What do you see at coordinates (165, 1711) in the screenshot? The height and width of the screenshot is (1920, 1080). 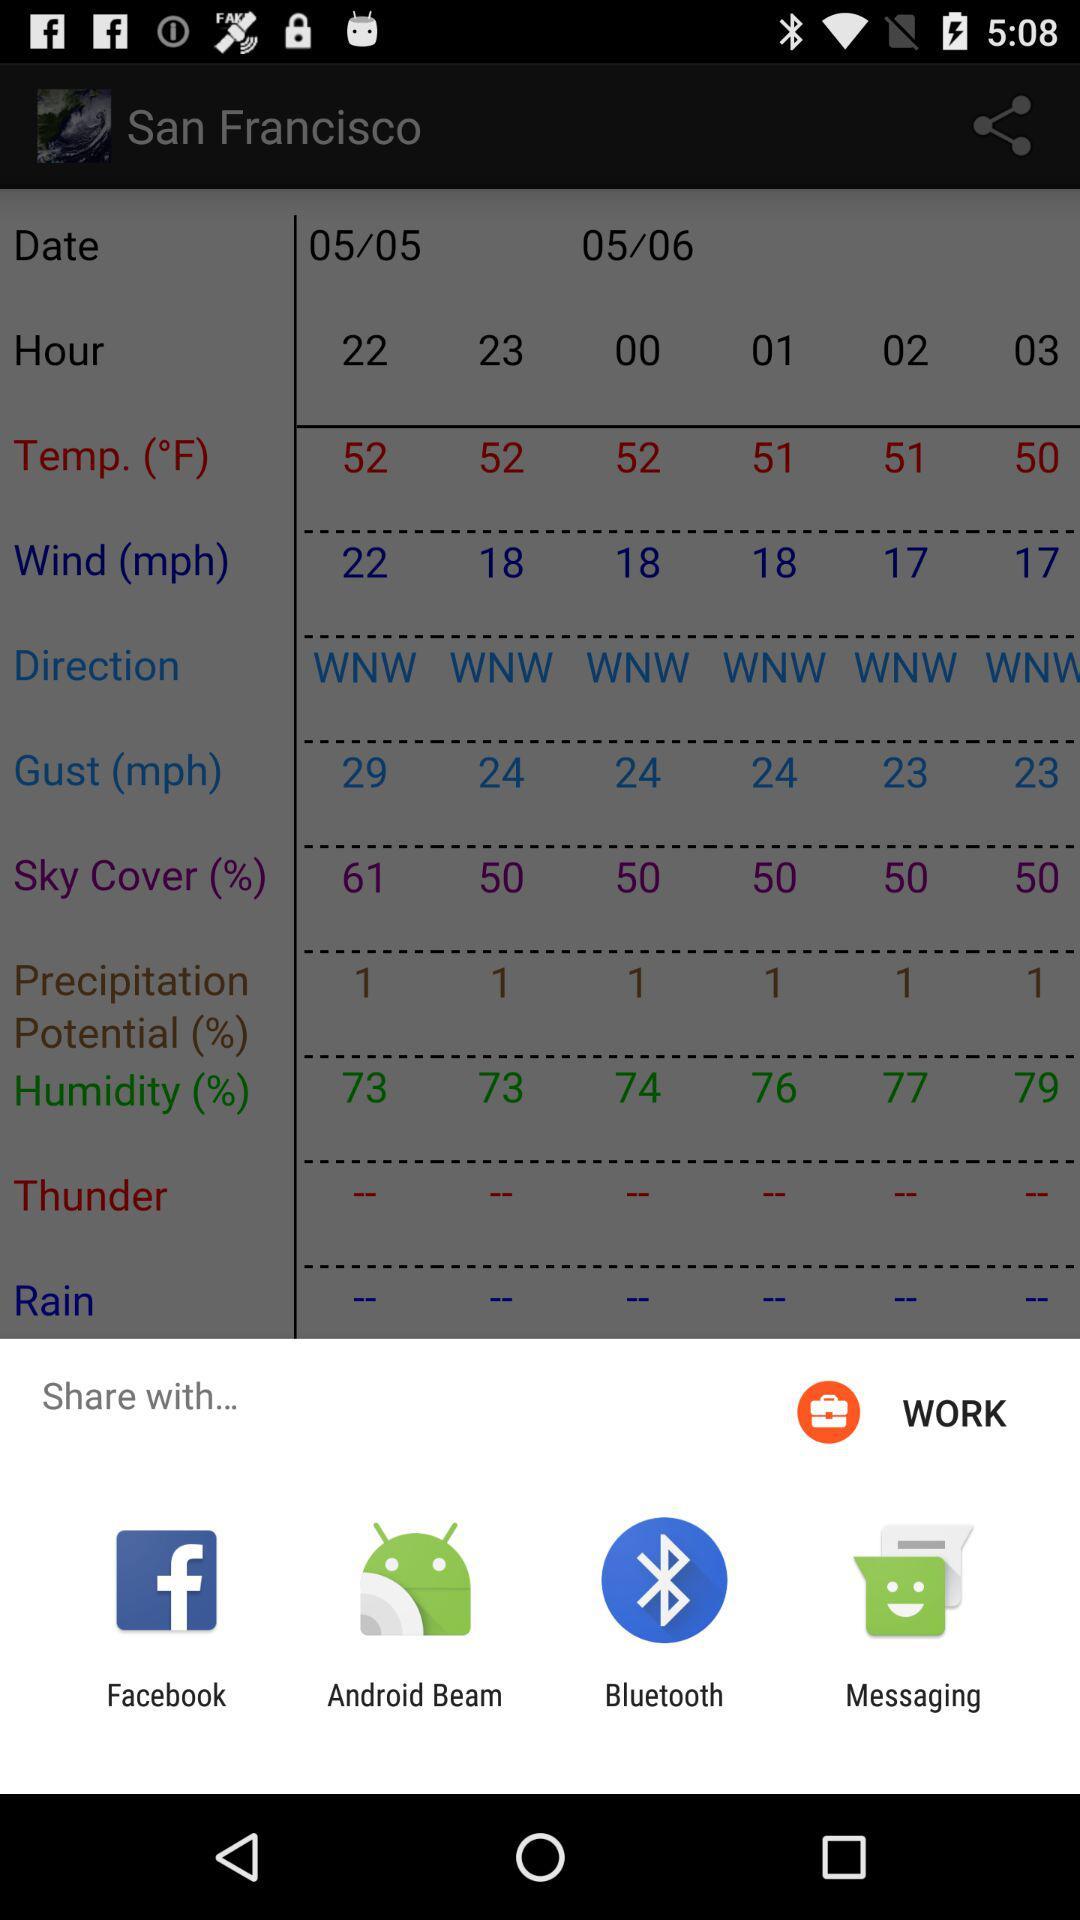 I see `app to the left of the android beam icon` at bounding box center [165, 1711].